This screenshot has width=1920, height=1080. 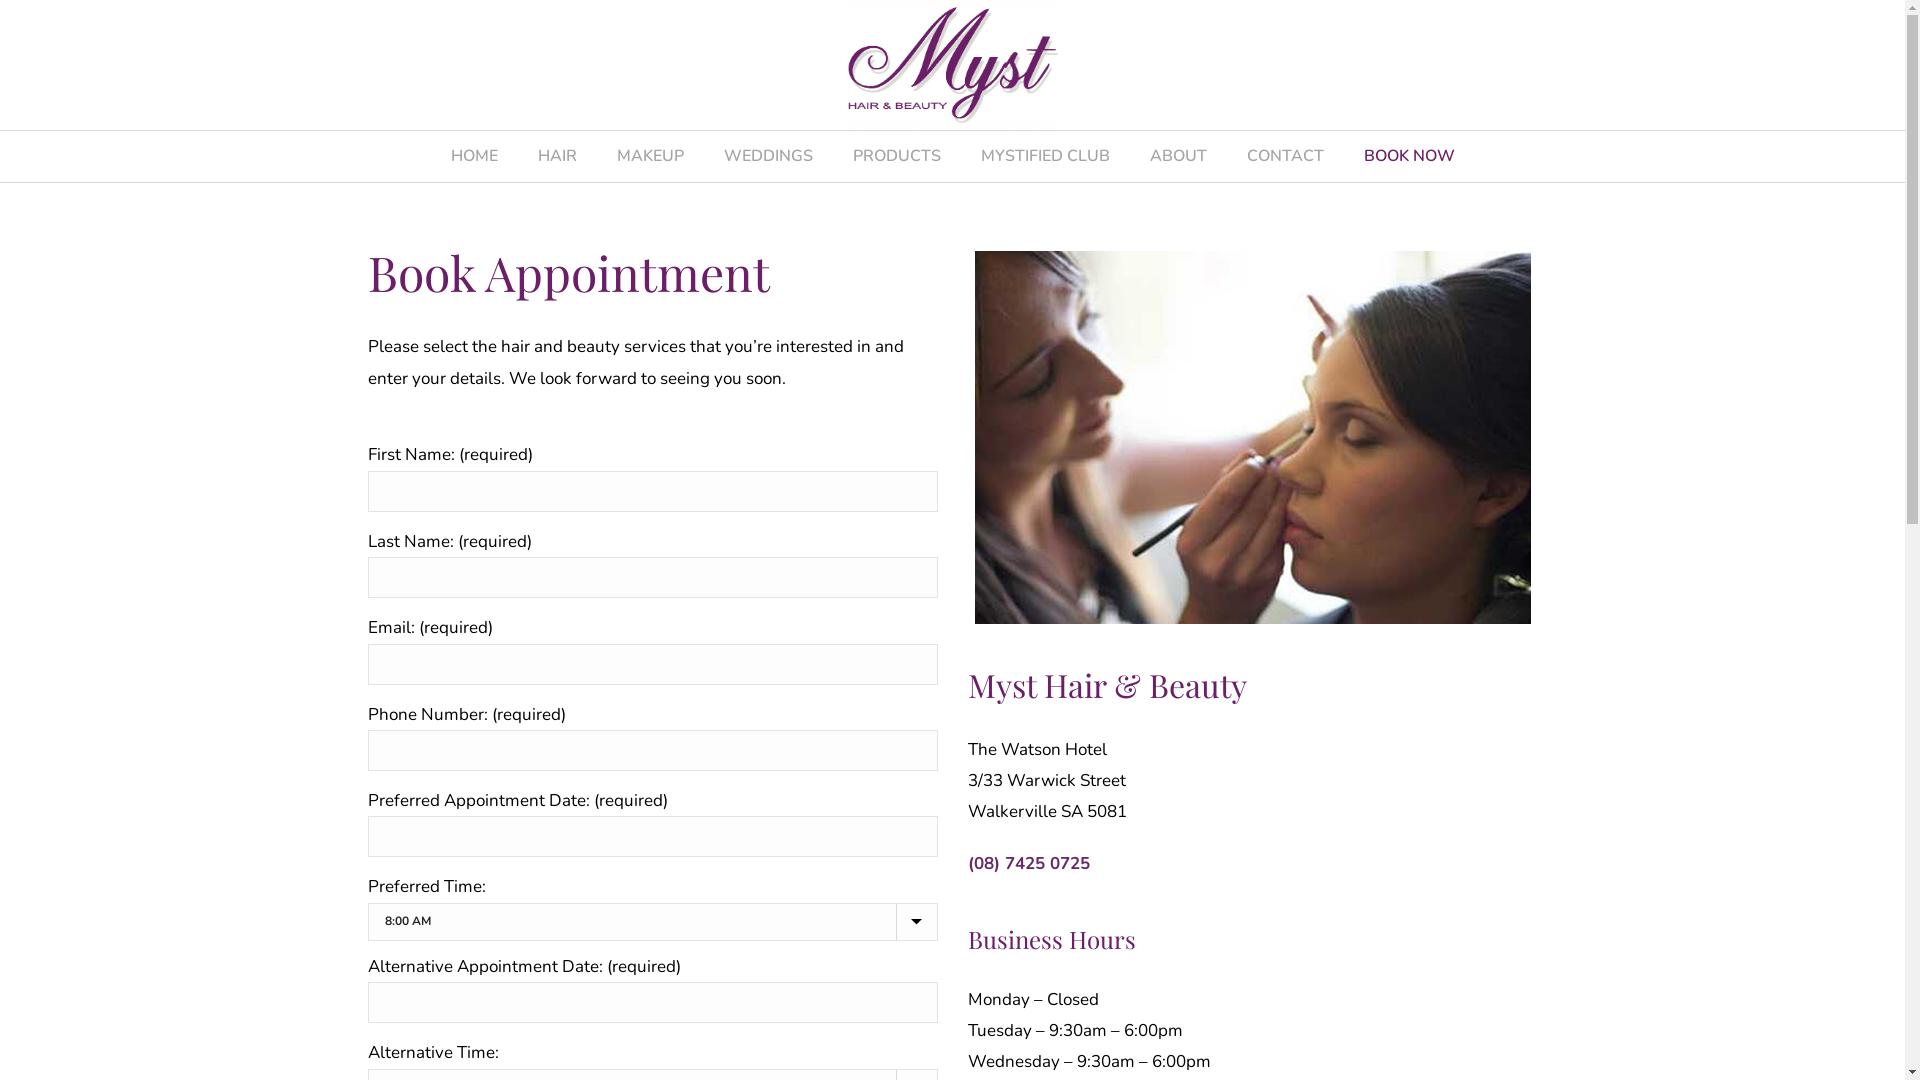 What do you see at coordinates (557, 155) in the screenshot?
I see `'HAIR'` at bounding box center [557, 155].